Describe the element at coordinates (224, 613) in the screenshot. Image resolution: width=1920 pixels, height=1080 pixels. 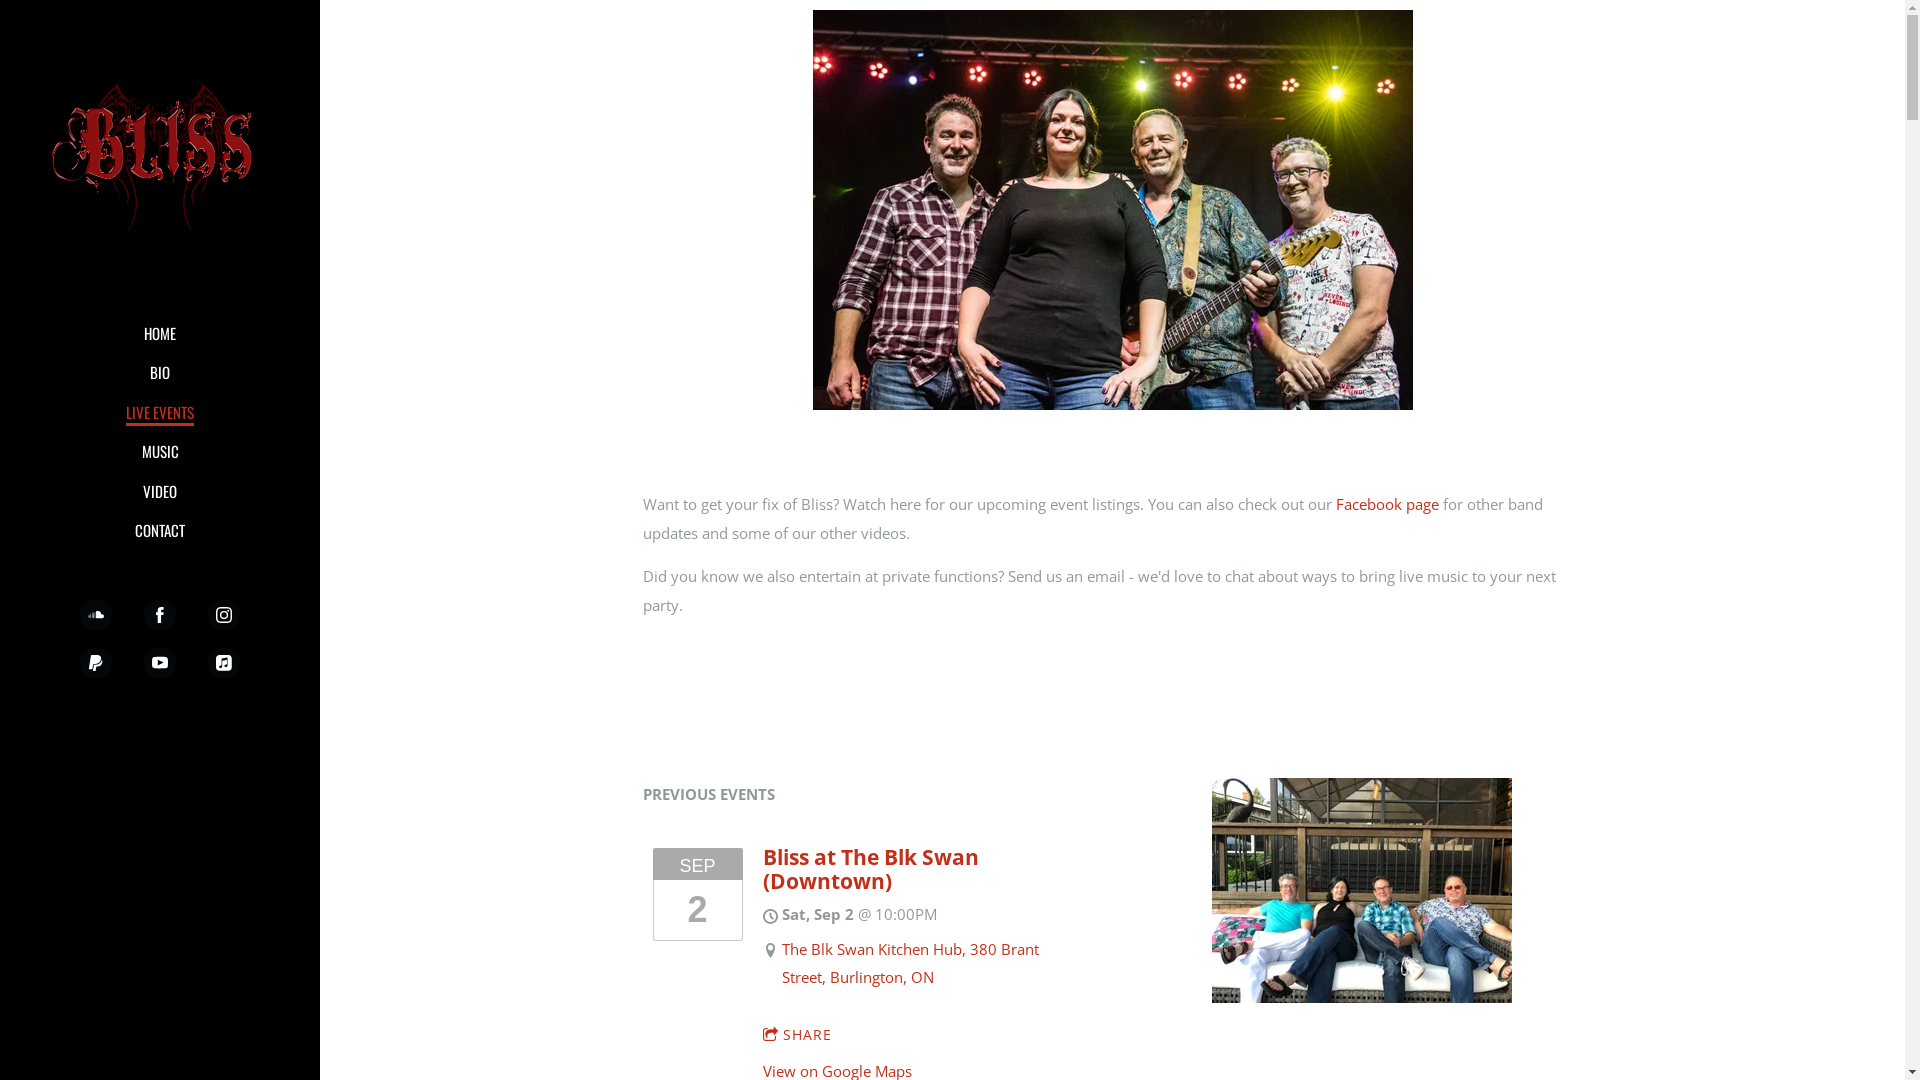
I see `'https://instagram.com/blisslivemusic'` at that location.